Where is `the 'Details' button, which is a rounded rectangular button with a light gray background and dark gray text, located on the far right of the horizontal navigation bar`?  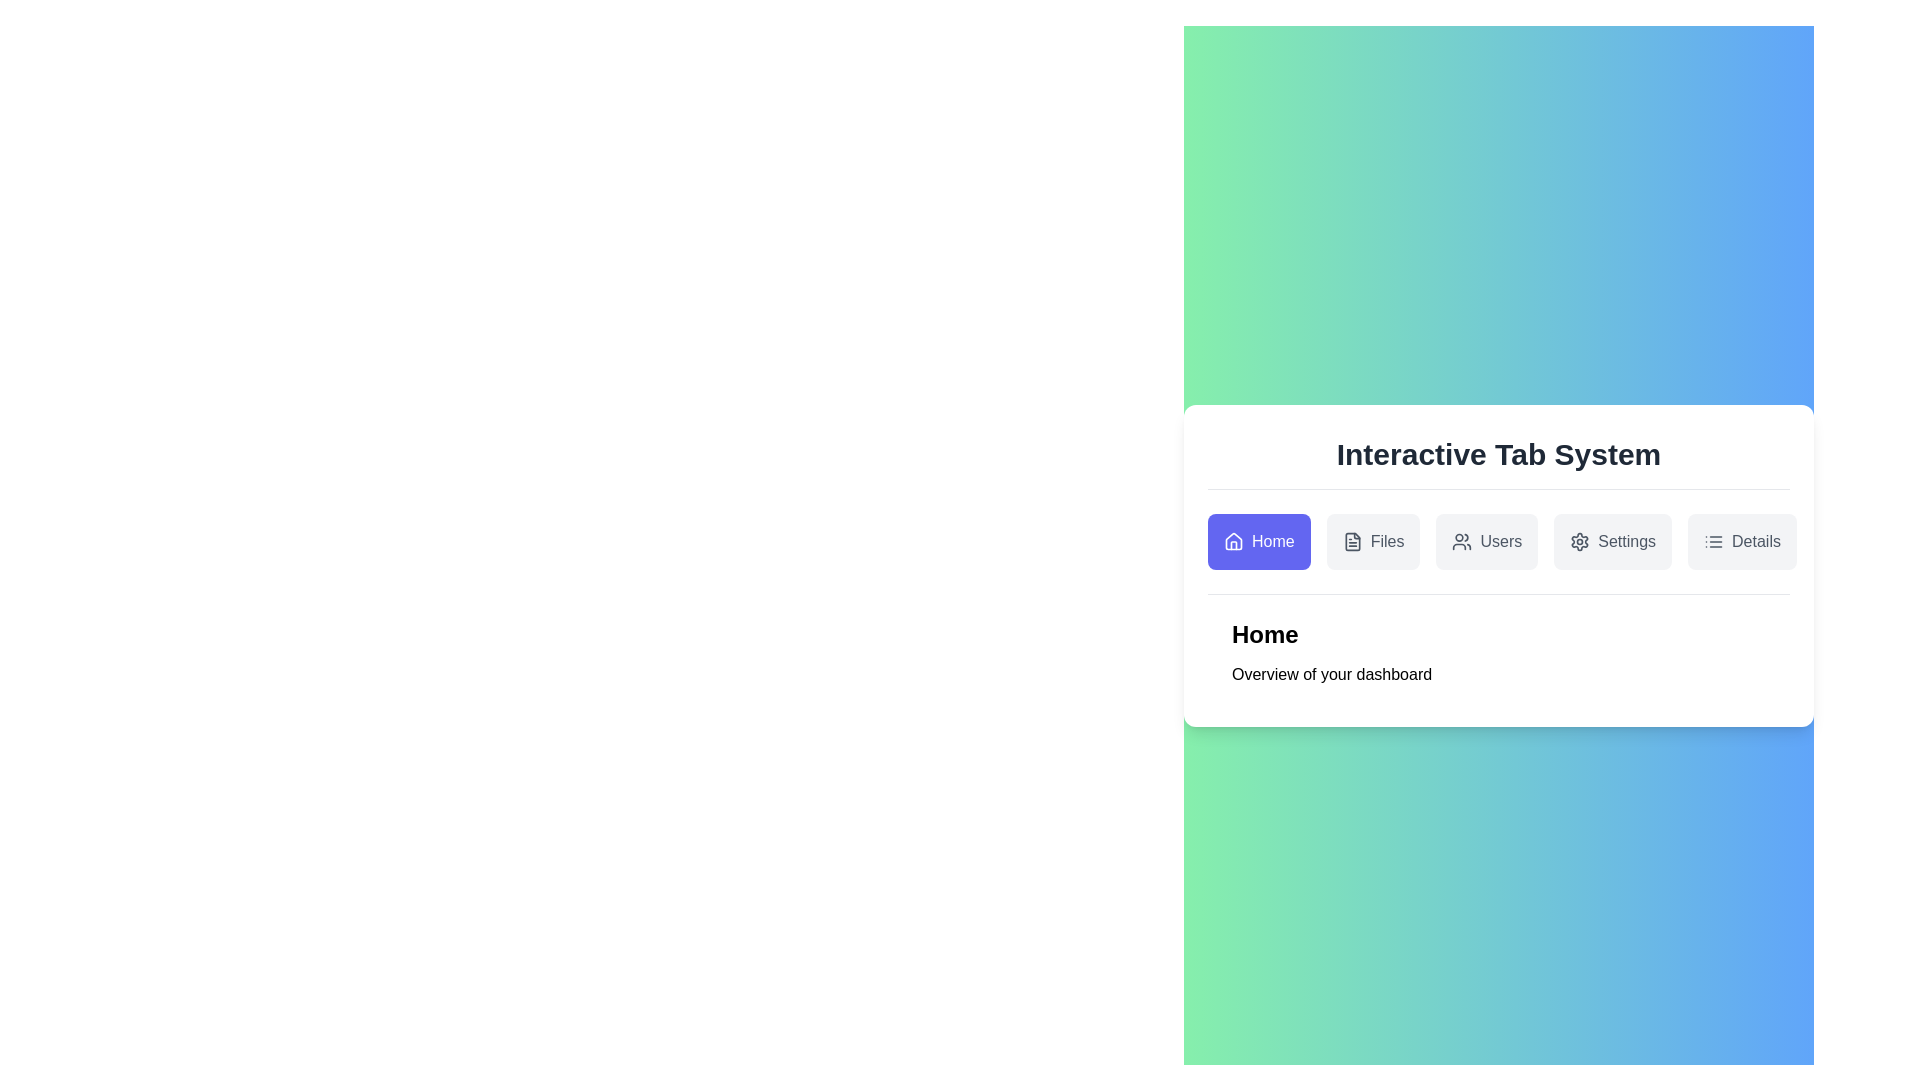
the 'Details' button, which is a rounded rectangular button with a light gray background and dark gray text, located on the far right of the horizontal navigation bar is located at coordinates (1741, 542).